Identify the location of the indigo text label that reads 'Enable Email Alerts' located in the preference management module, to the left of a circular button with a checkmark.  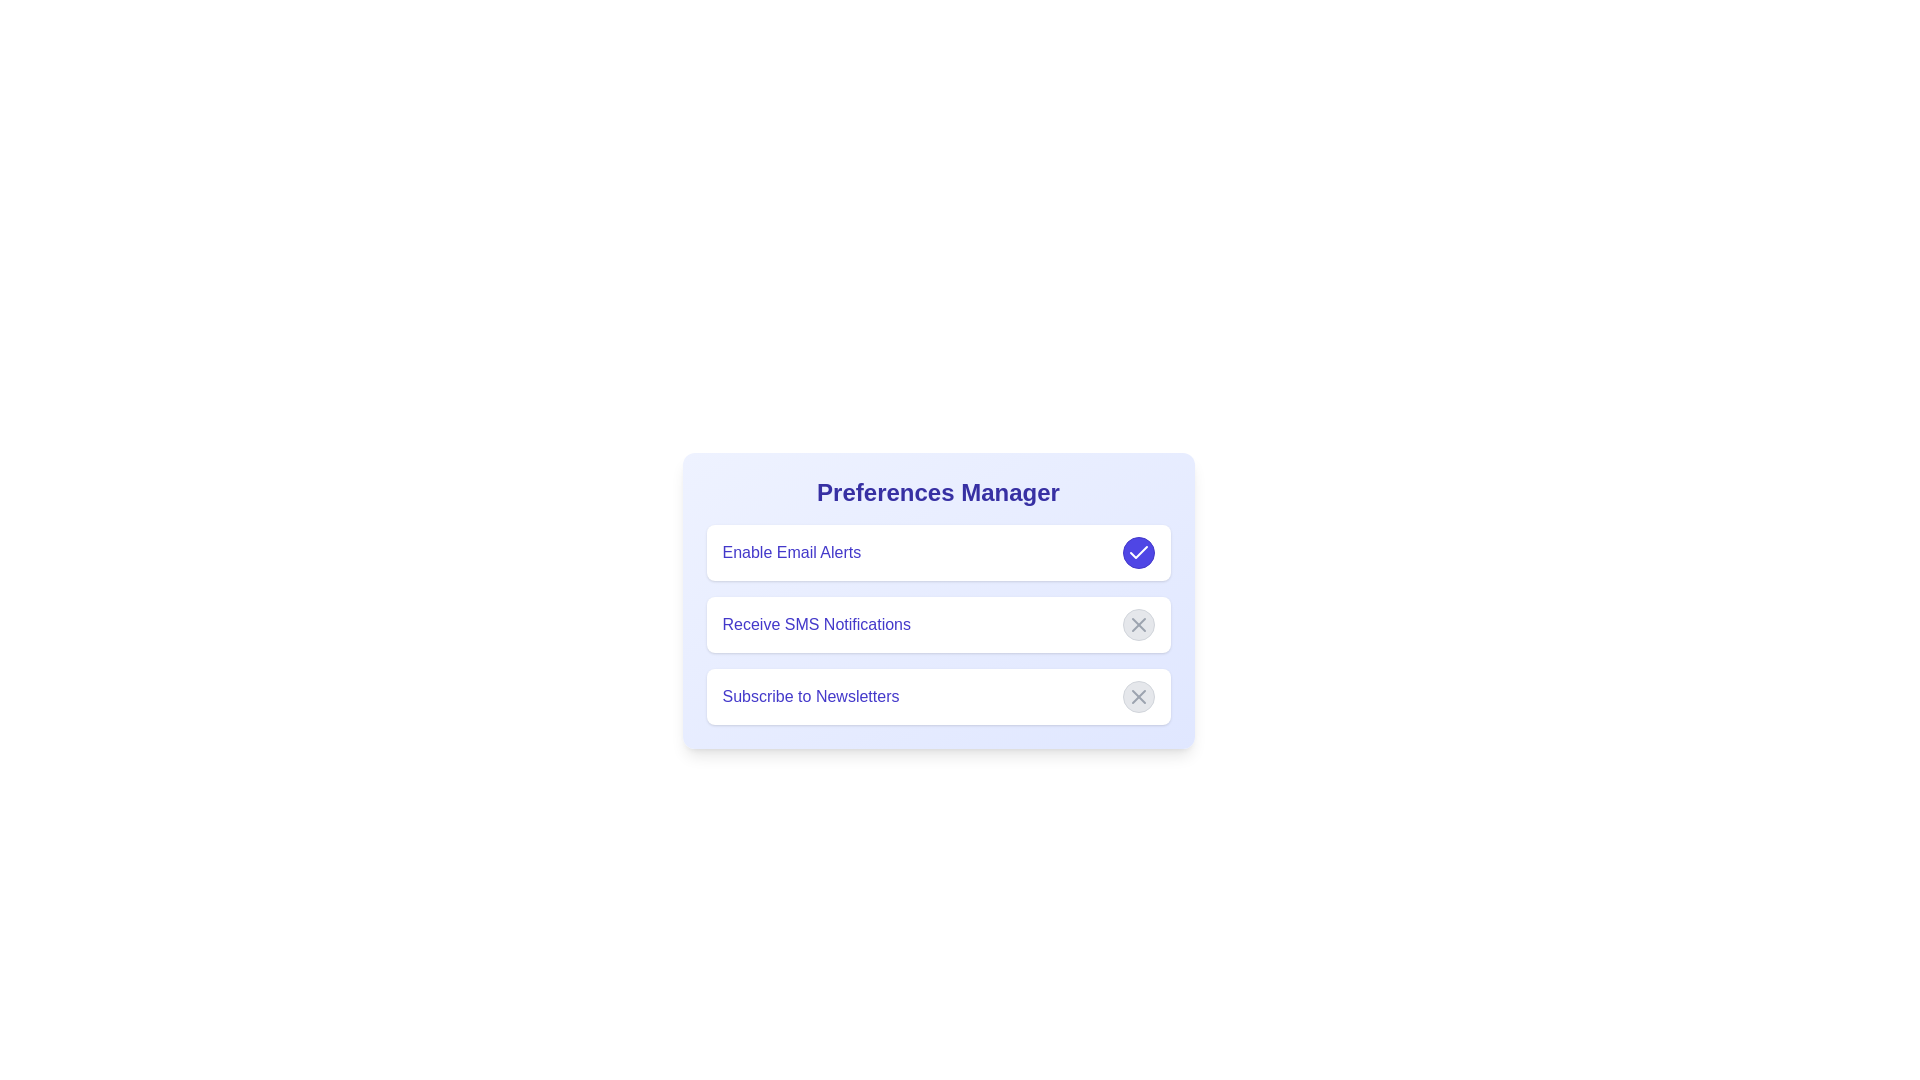
(790, 552).